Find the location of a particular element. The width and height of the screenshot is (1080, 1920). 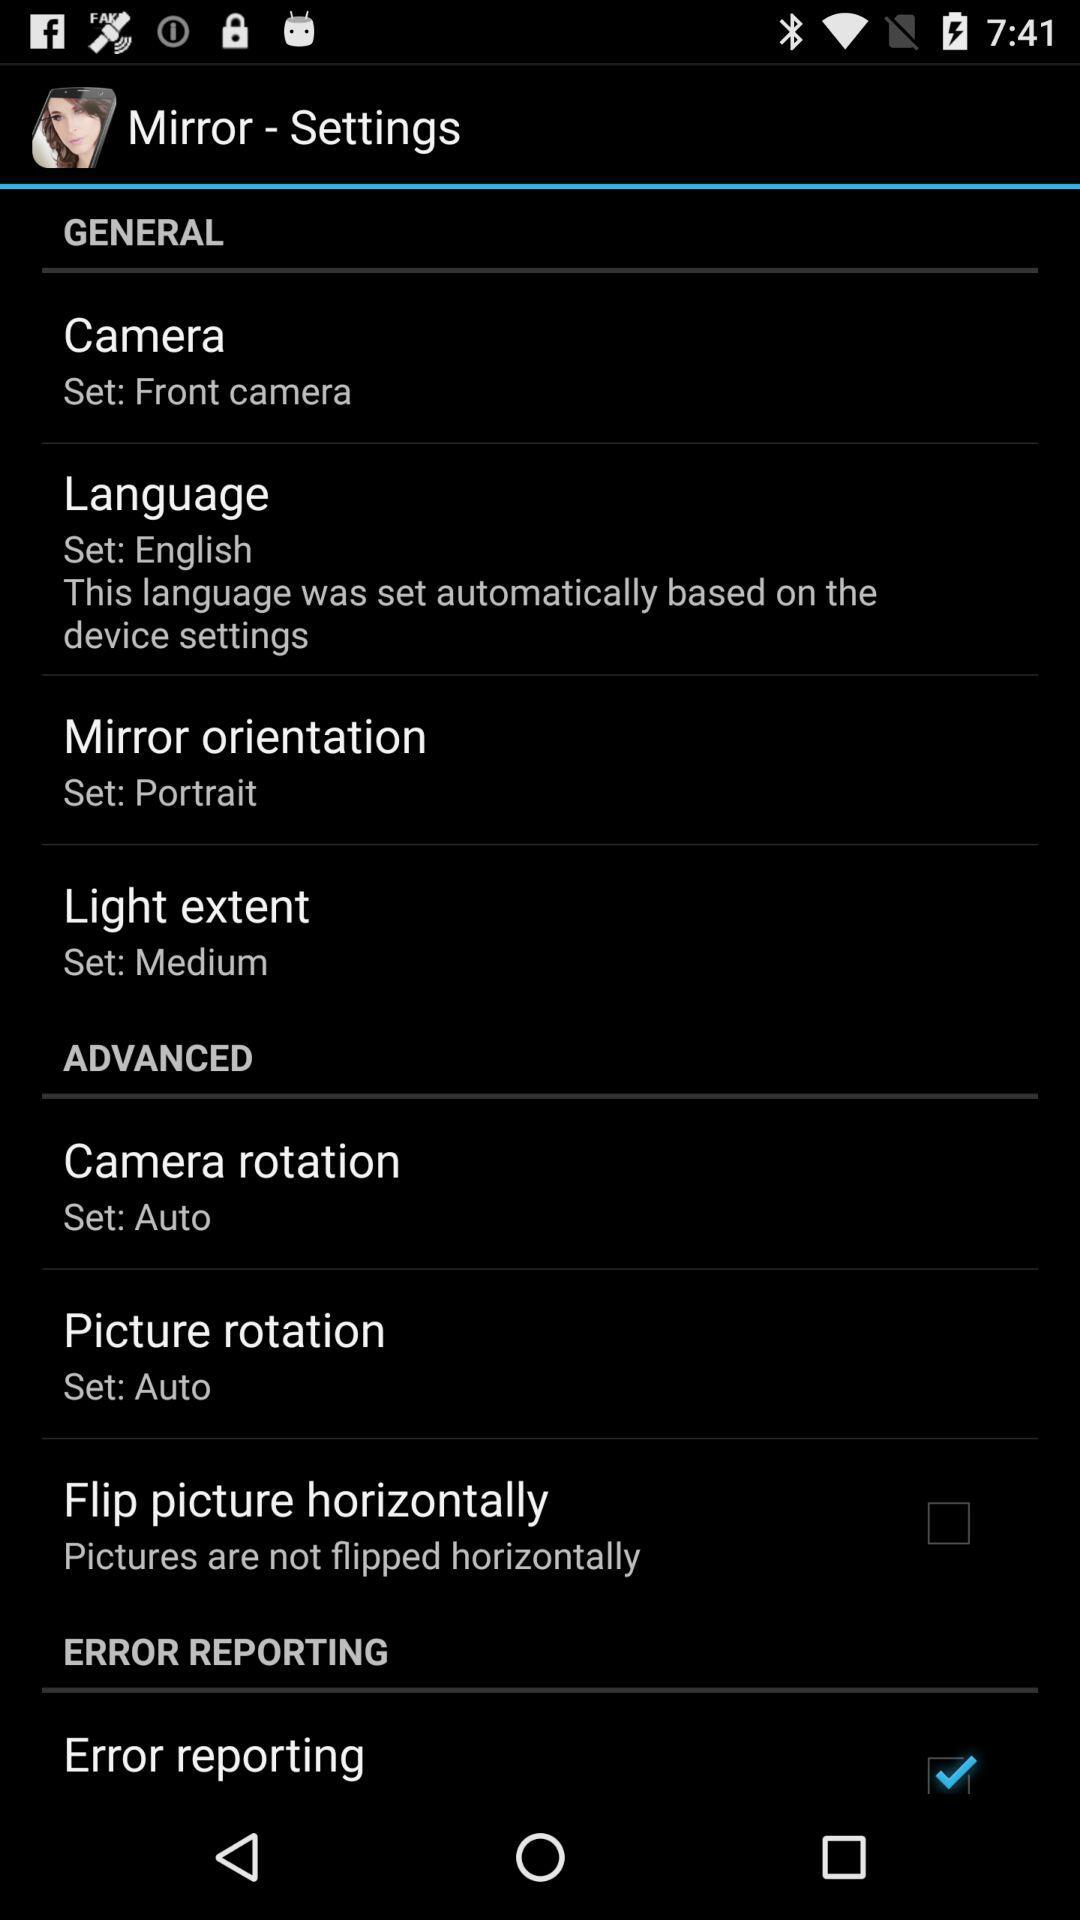

light extent app is located at coordinates (186, 903).